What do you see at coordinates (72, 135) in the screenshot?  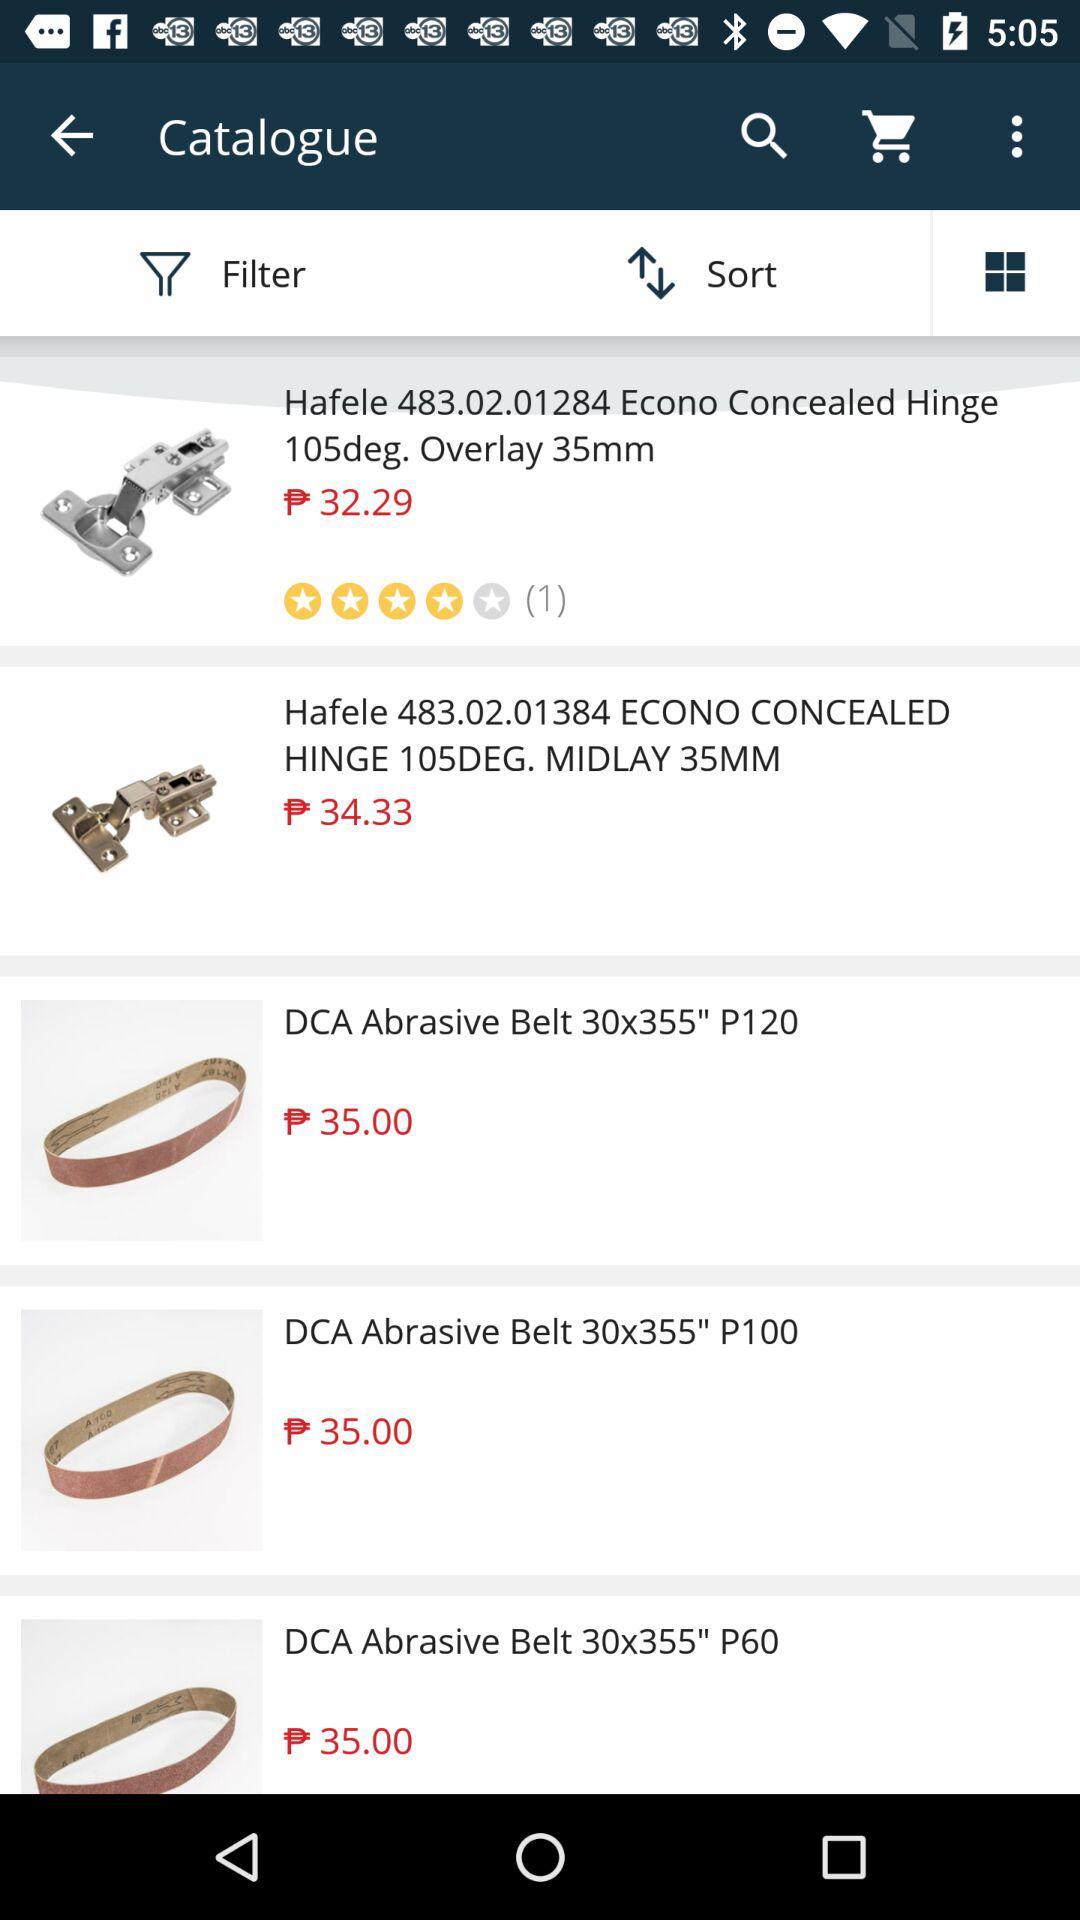 I see `back` at bounding box center [72, 135].